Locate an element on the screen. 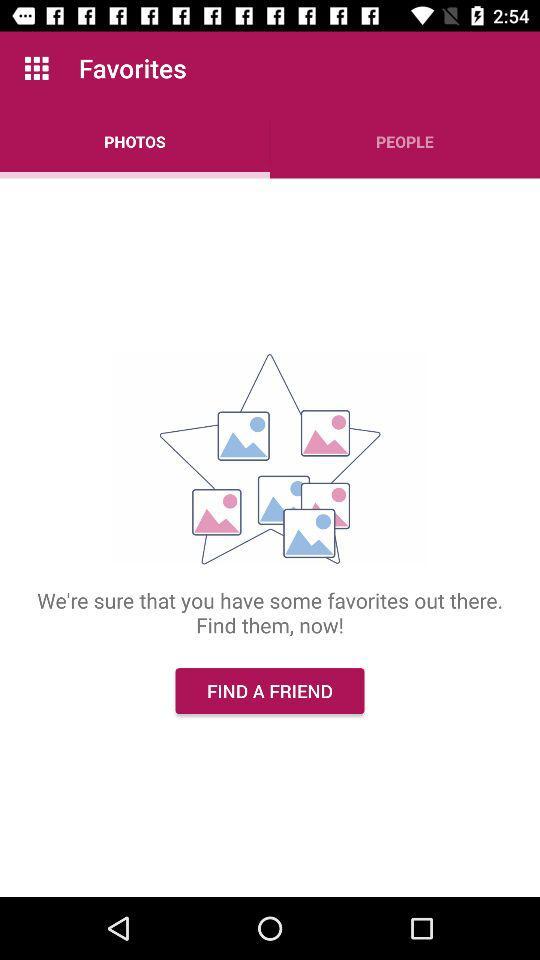 This screenshot has height=960, width=540. the app to the left of people is located at coordinates (135, 140).